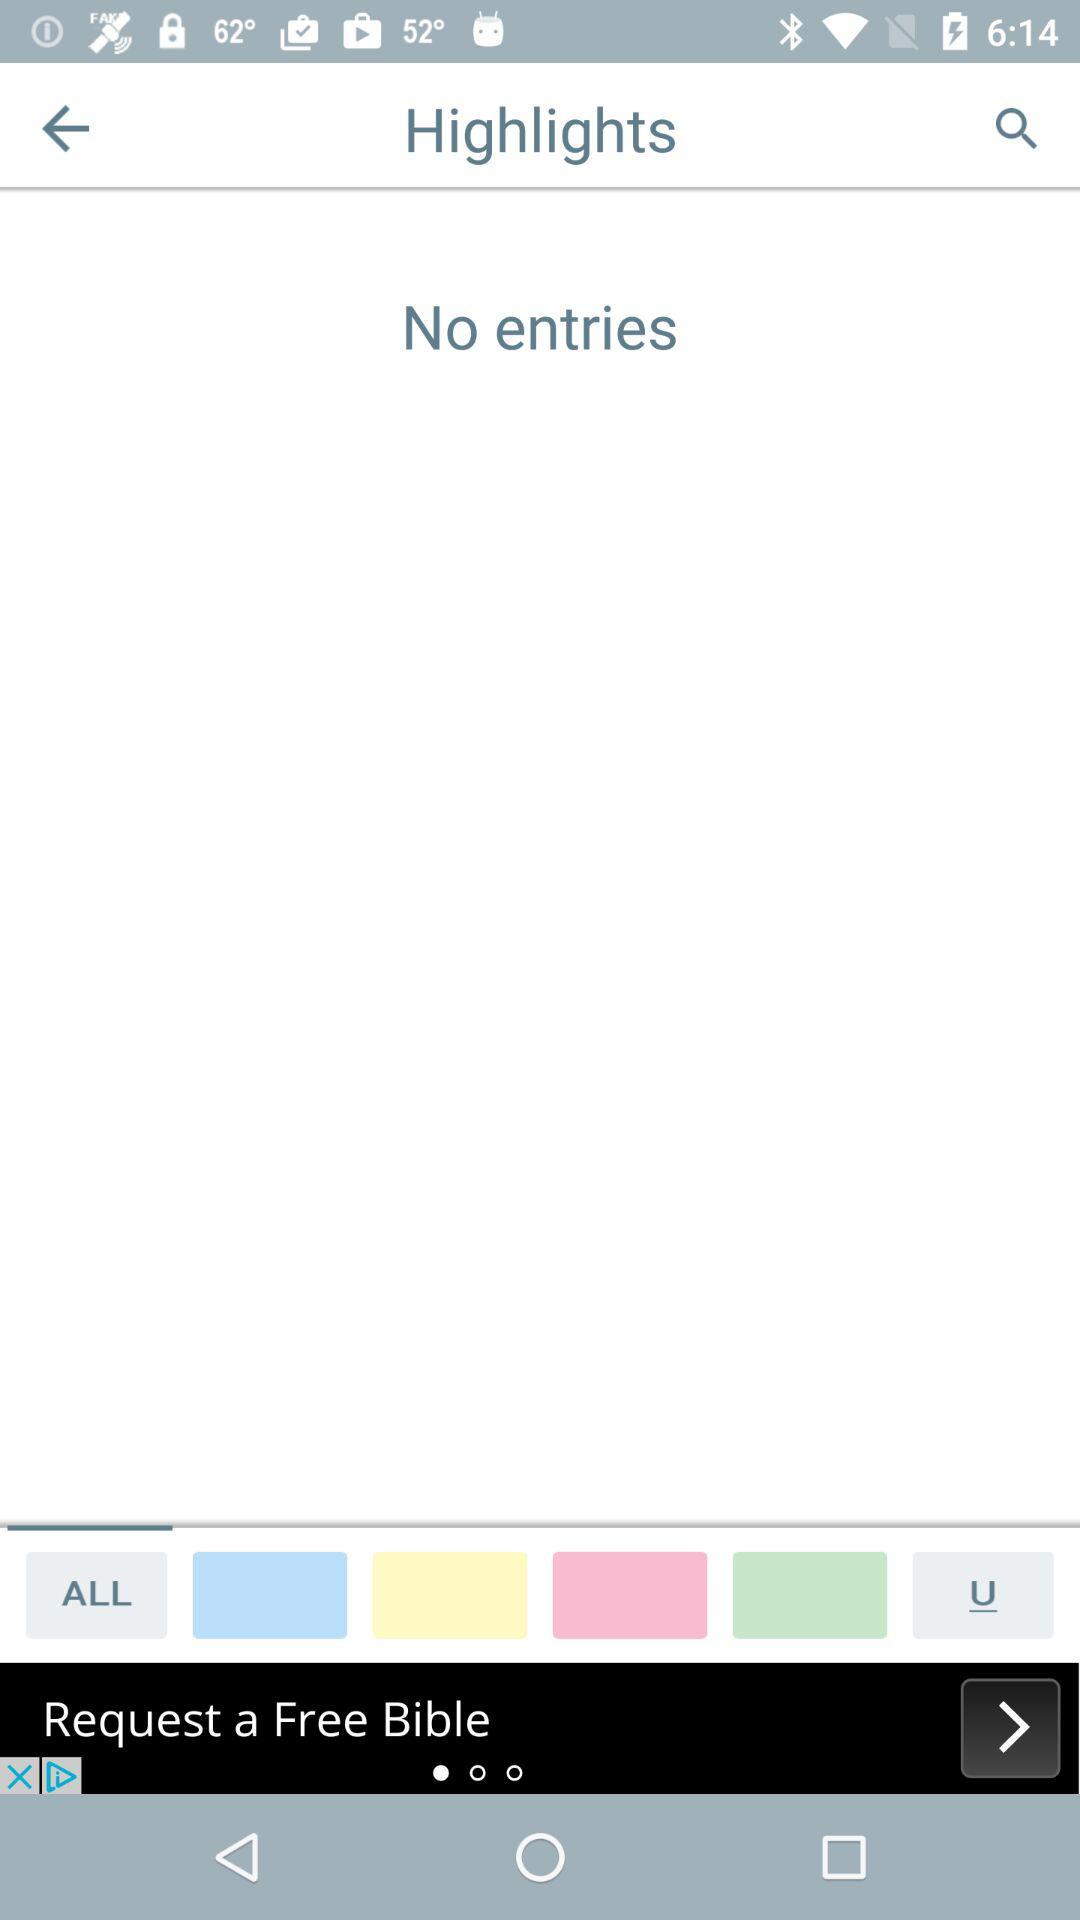  I want to click on the search icon, so click(1015, 127).